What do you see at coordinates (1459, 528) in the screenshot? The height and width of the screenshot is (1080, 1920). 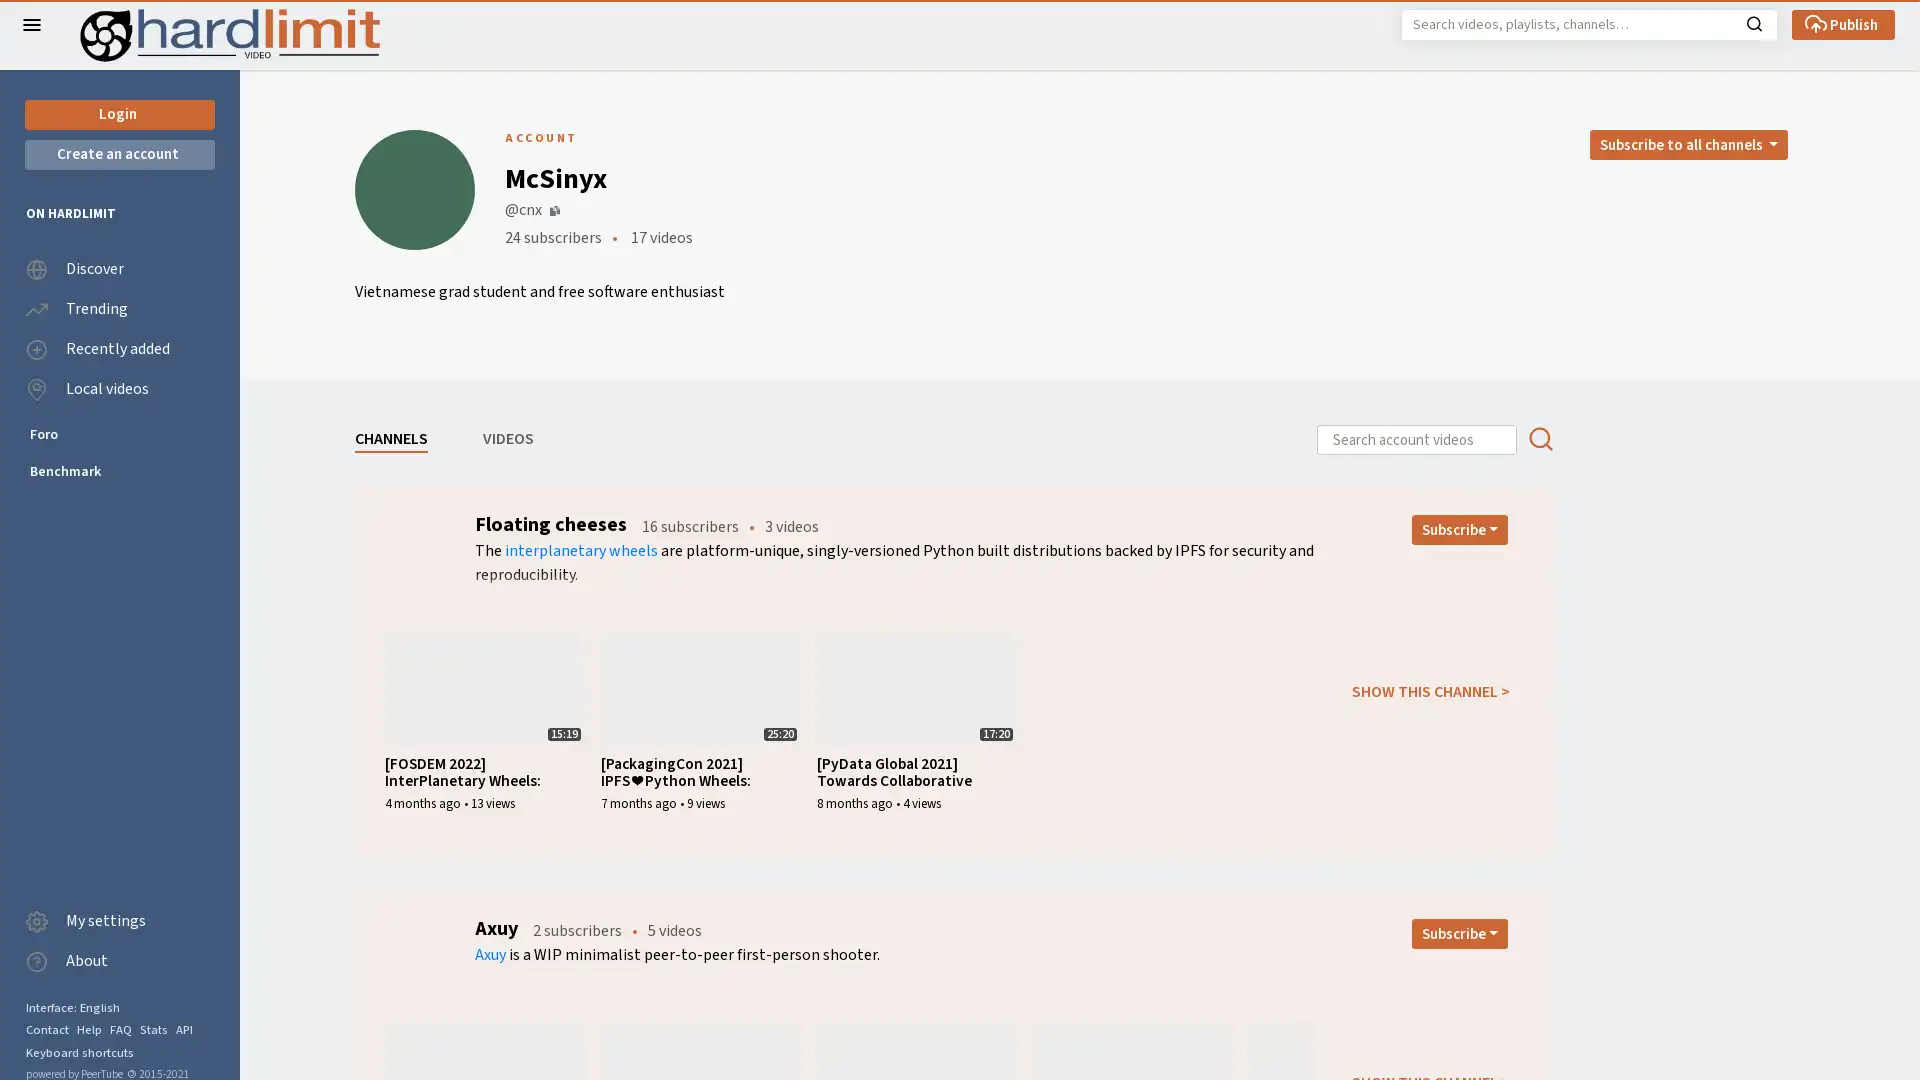 I see `Open subscription dropdown` at bounding box center [1459, 528].